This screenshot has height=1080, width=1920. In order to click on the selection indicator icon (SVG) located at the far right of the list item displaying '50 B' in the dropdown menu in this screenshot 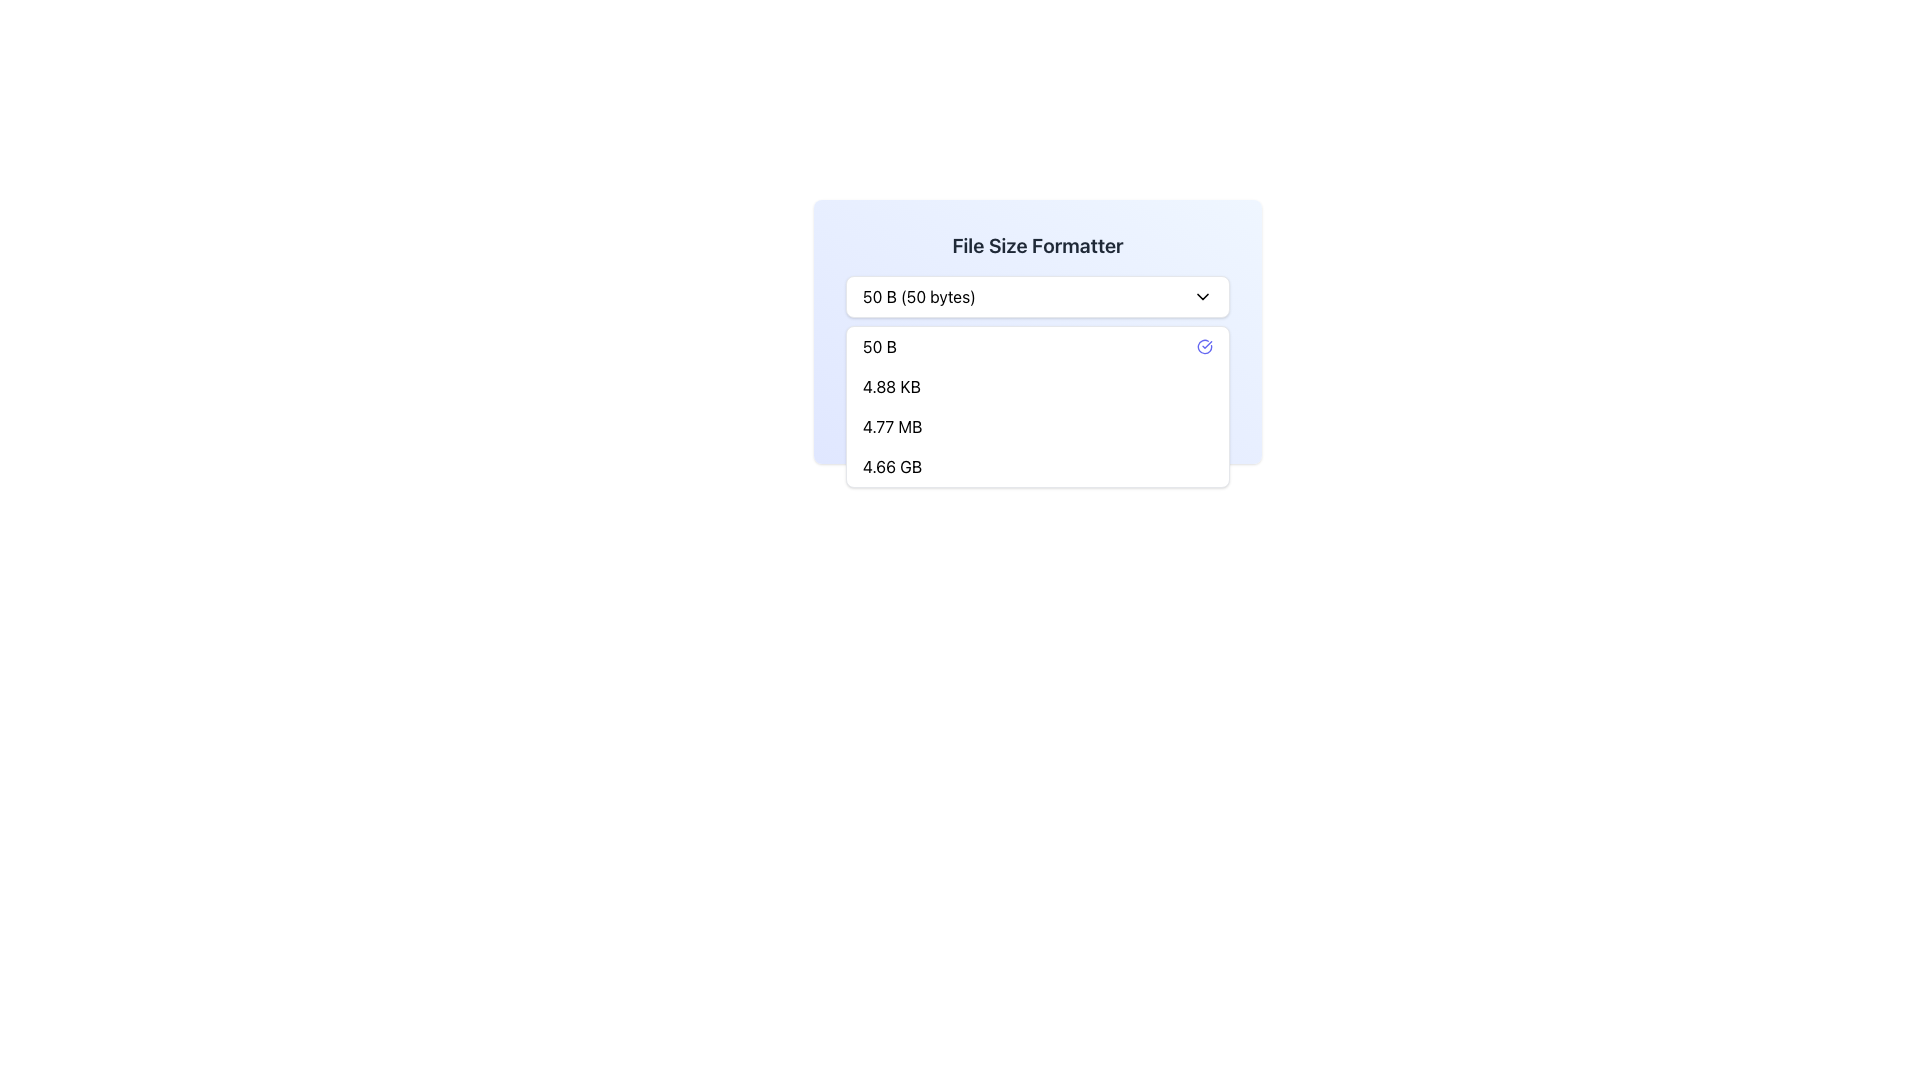, I will do `click(1203, 346)`.